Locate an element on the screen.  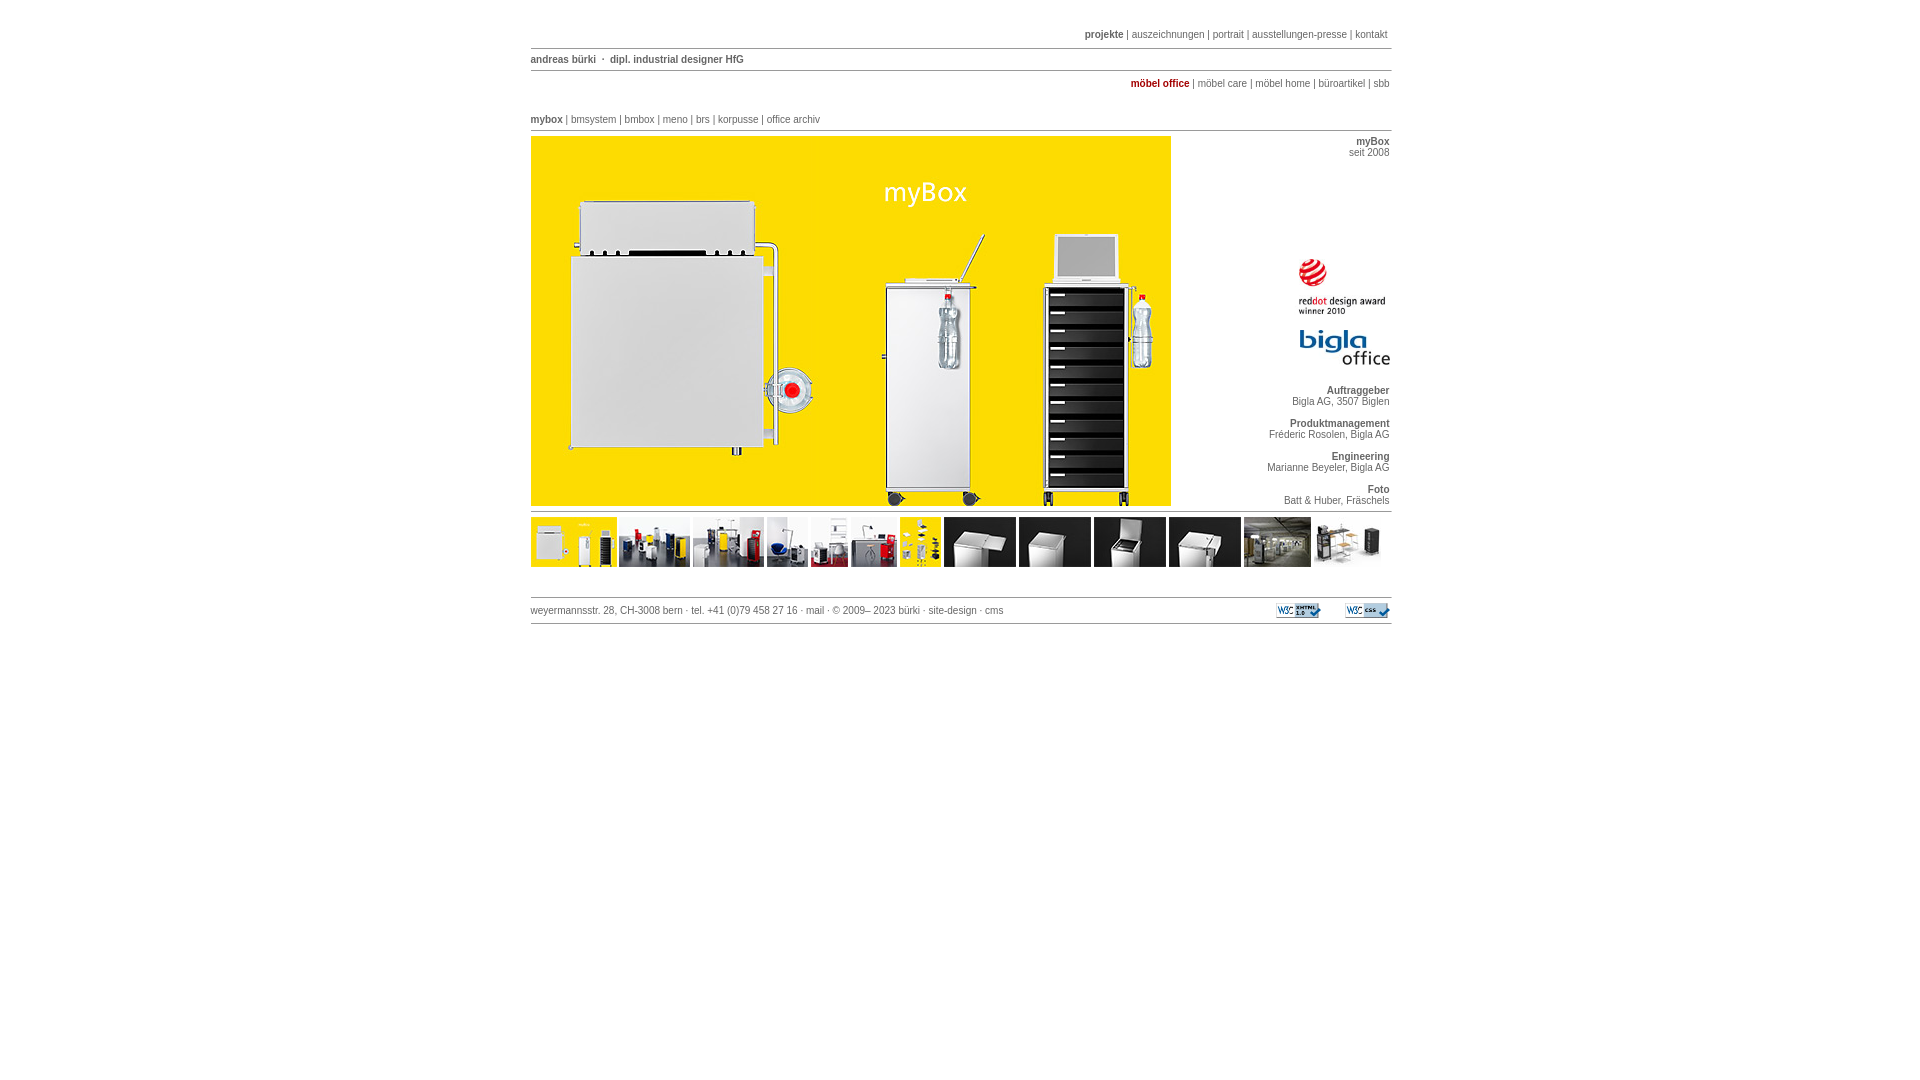
'kontakt' is located at coordinates (1370, 34).